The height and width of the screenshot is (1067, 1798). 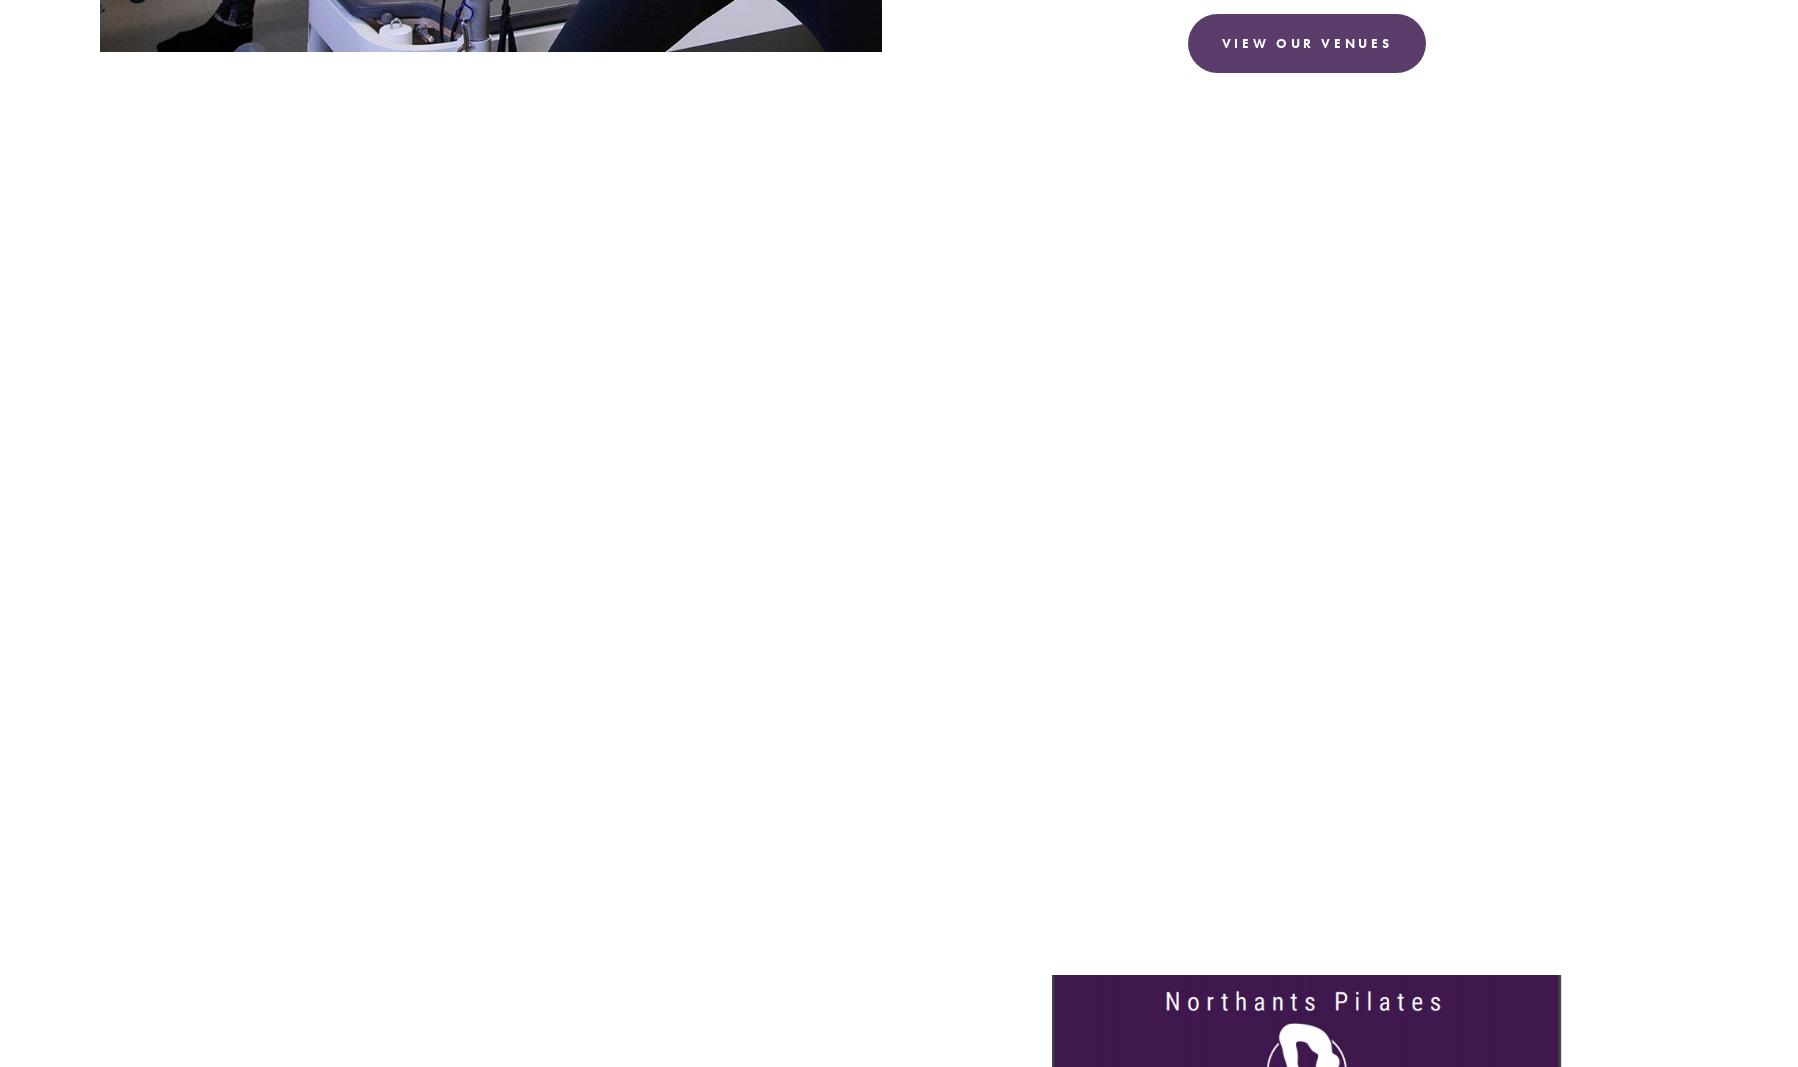 What do you see at coordinates (160, 875) in the screenshot?
I see `'Keep back problems from recurring by practising better movement patterns and changing harmful habits.'` at bounding box center [160, 875].